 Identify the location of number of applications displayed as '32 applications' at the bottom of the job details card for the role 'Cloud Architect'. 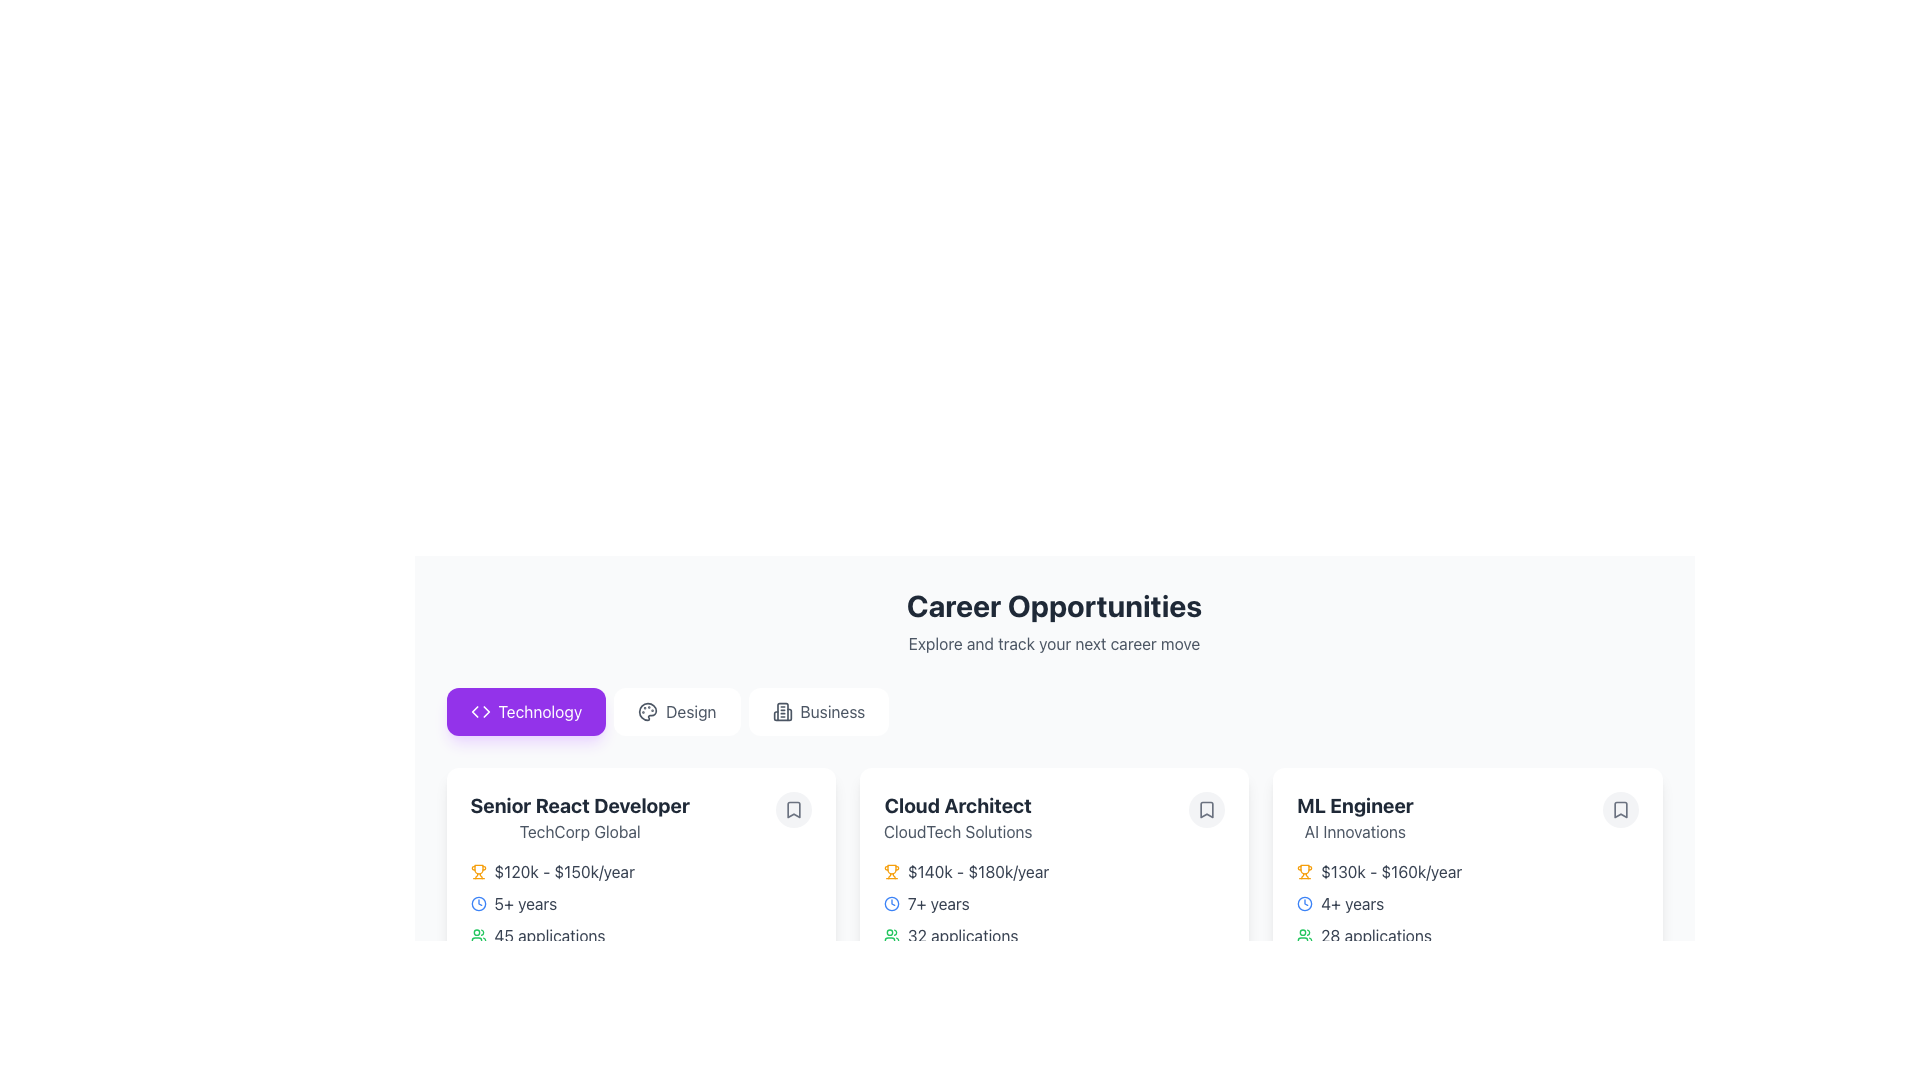
(963, 936).